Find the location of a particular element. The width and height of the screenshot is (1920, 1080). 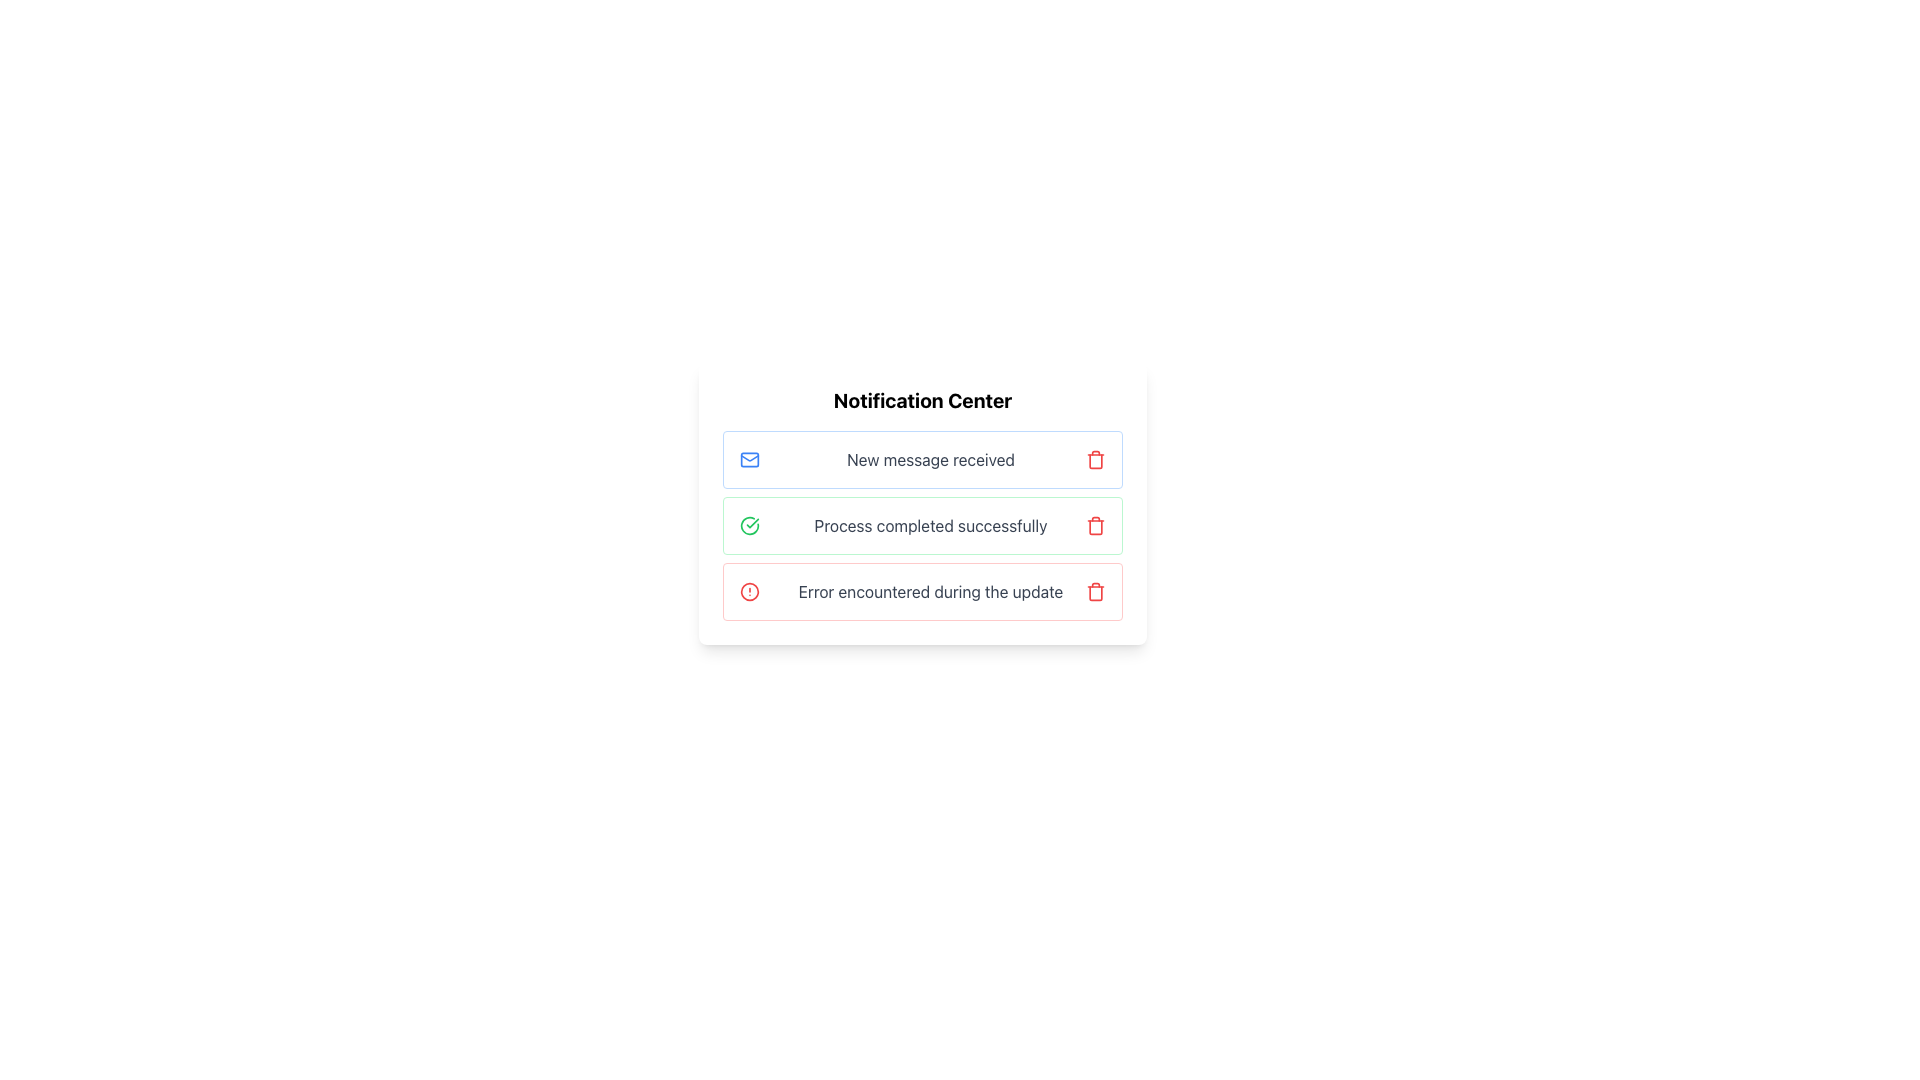

the small envelope graphic representing a mail icon, which features a triangular flap at the top, located in the notification area of the interface is located at coordinates (748, 458).